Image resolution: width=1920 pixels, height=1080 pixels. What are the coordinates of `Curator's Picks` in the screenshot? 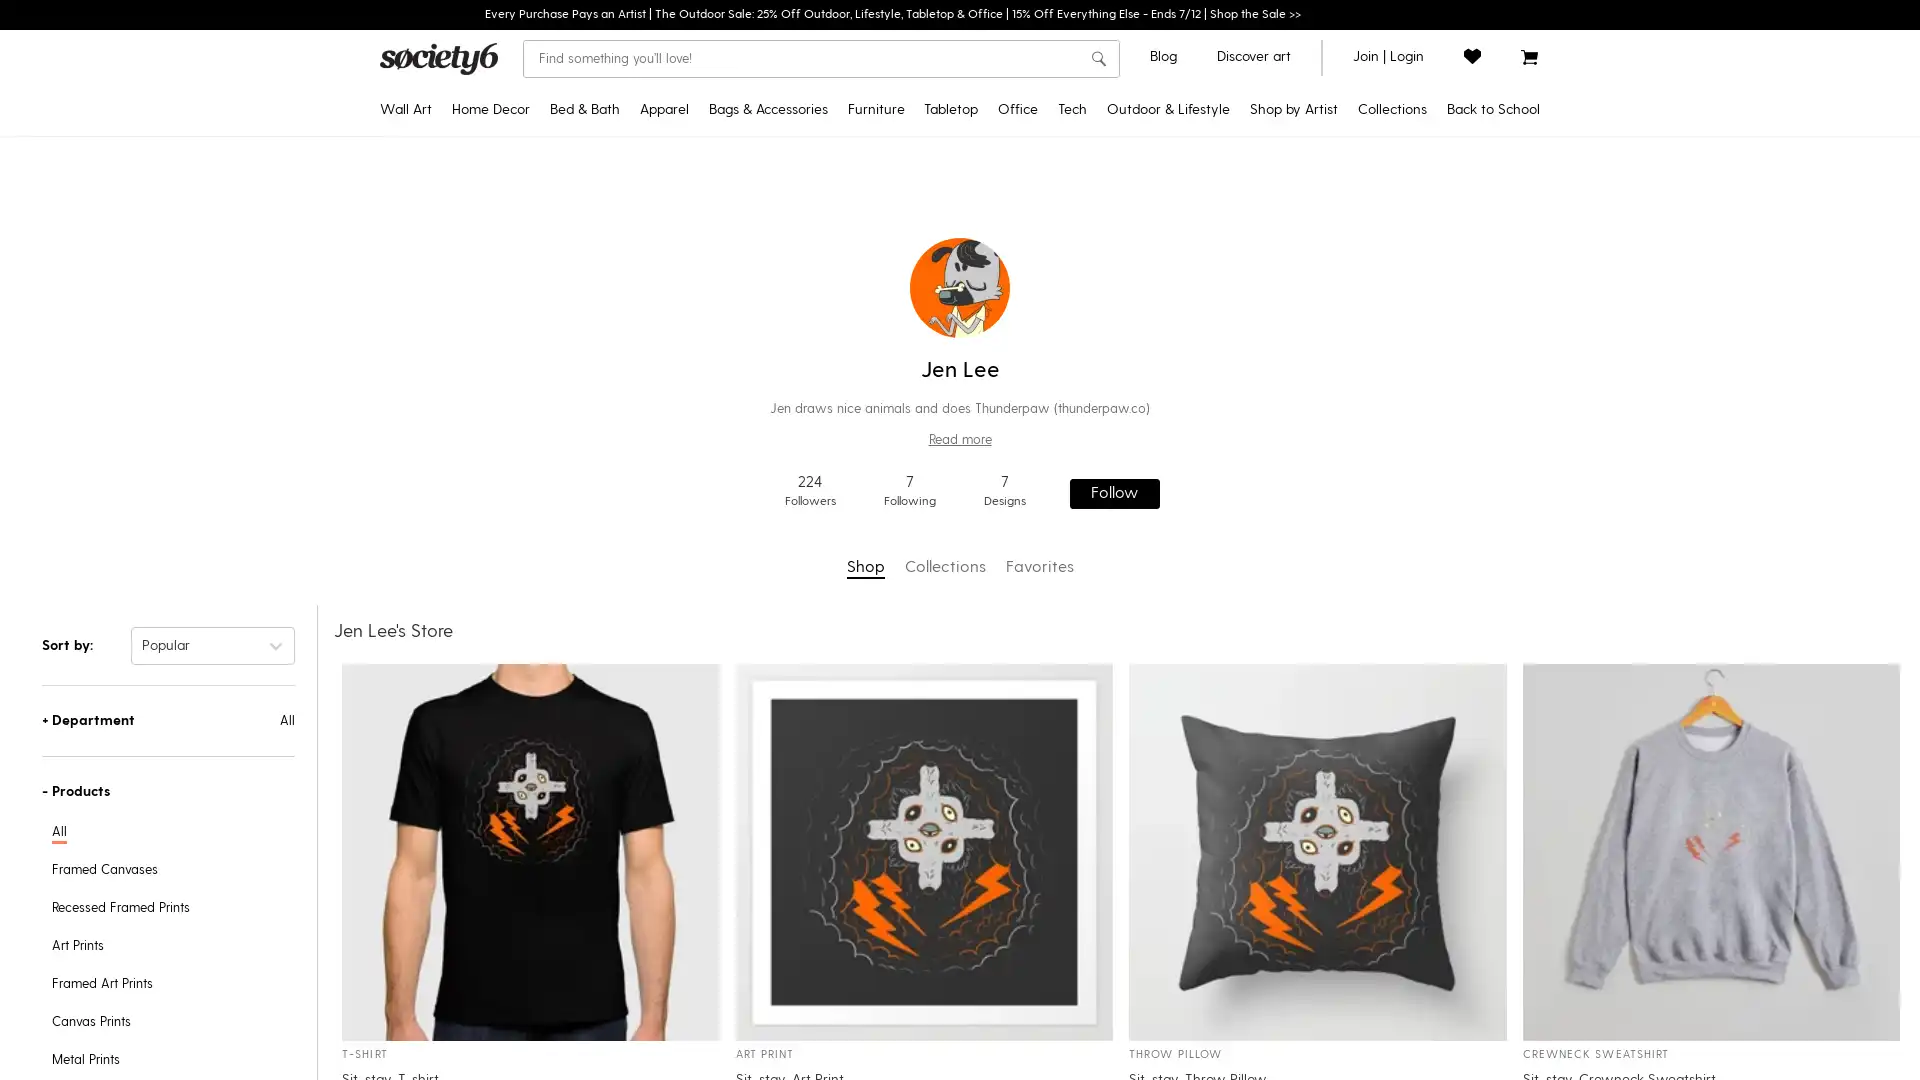 It's located at (1318, 289).